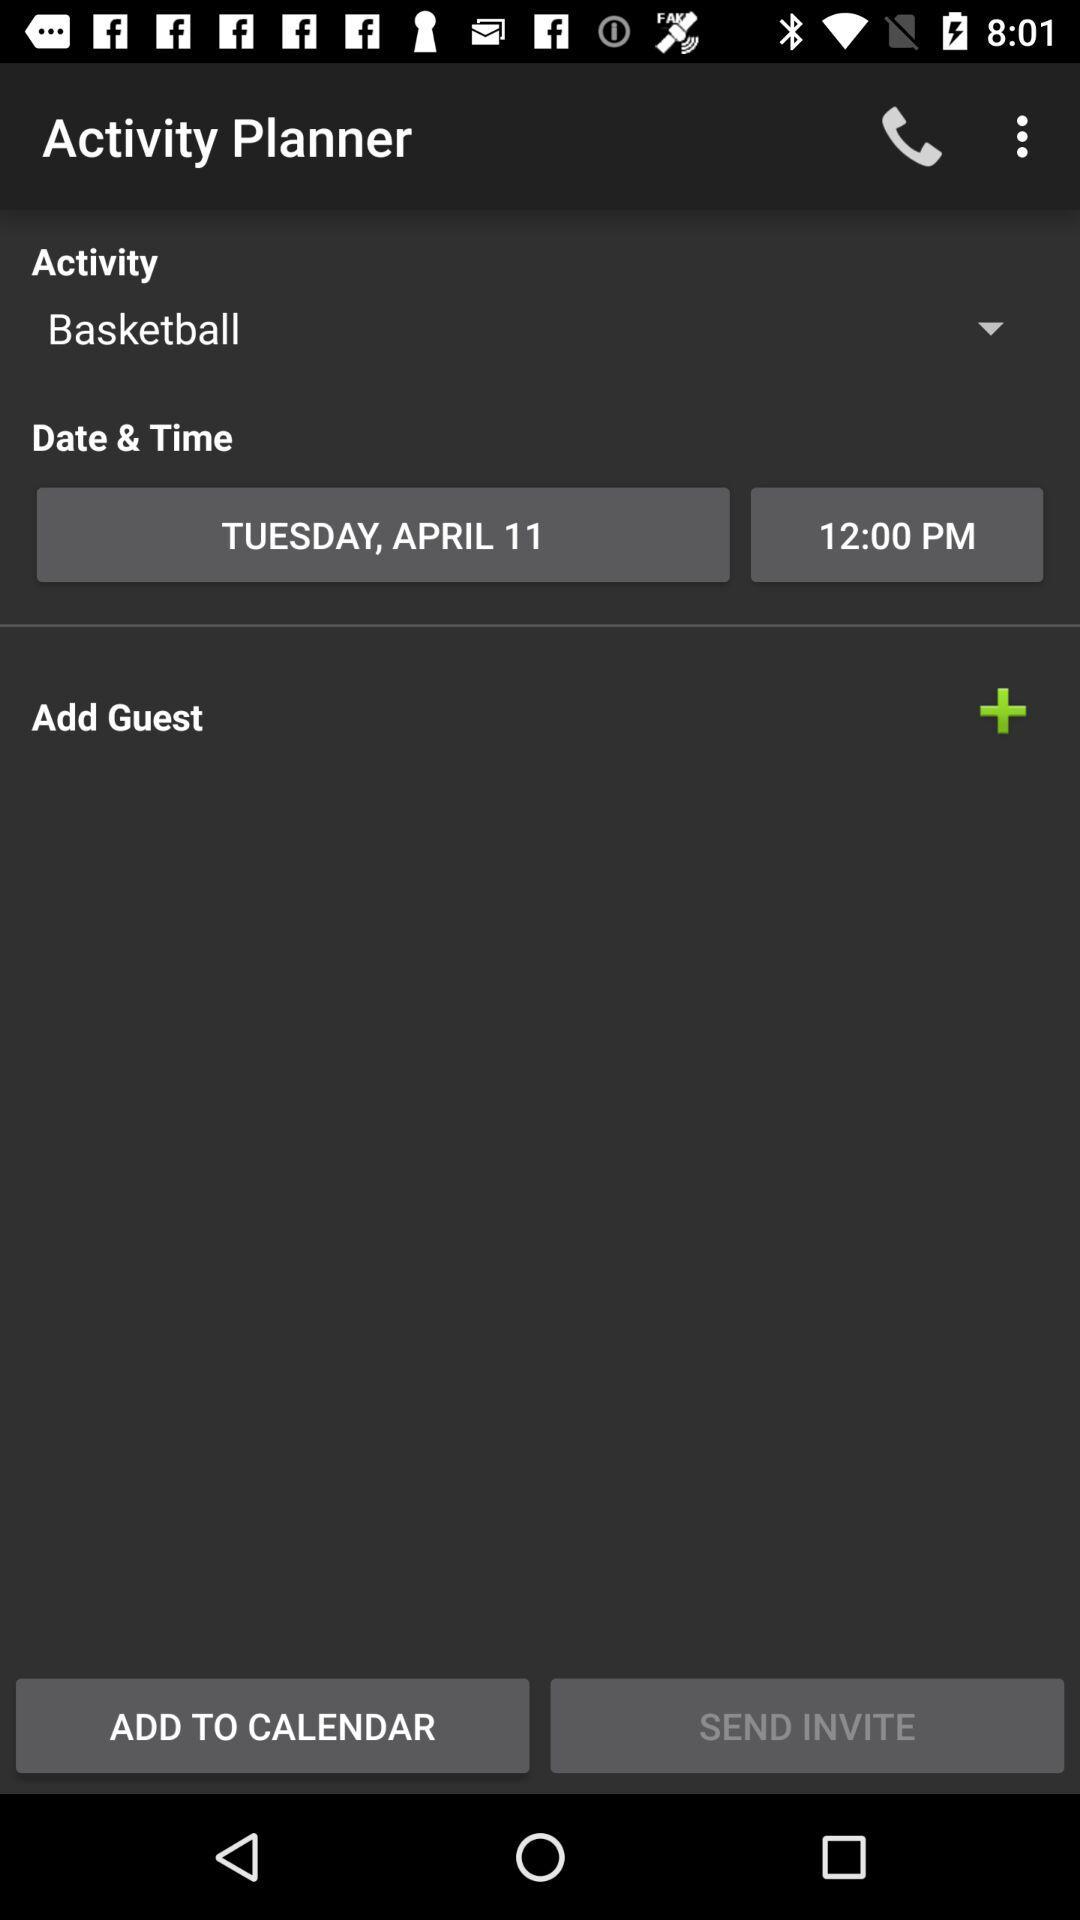  What do you see at coordinates (272, 1724) in the screenshot?
I see `item below the add guest item` at bounding box center [272, 1724].